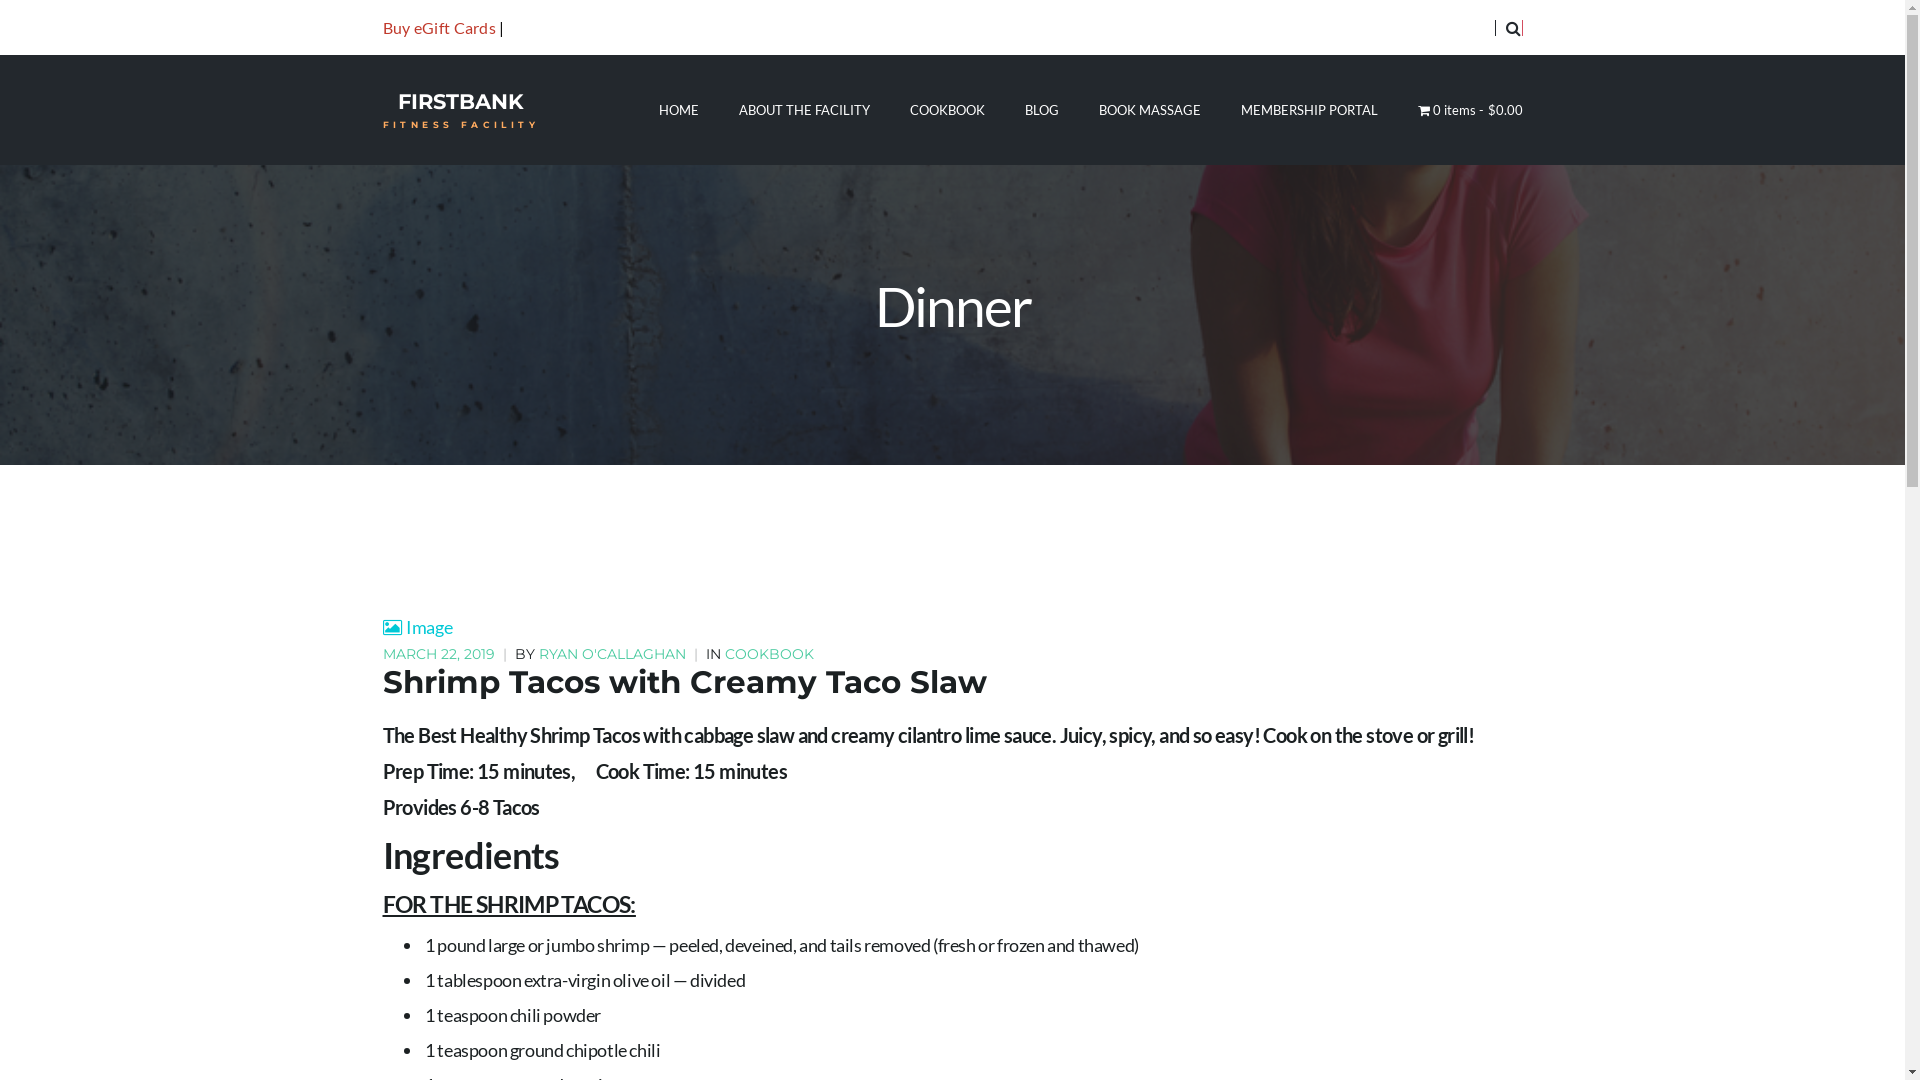 This screenshot has width=1920, height=1080. Describe the element at coordinates (1098, 110) in the screenshot. I see `'BOOK MASSAGE'` at that location.